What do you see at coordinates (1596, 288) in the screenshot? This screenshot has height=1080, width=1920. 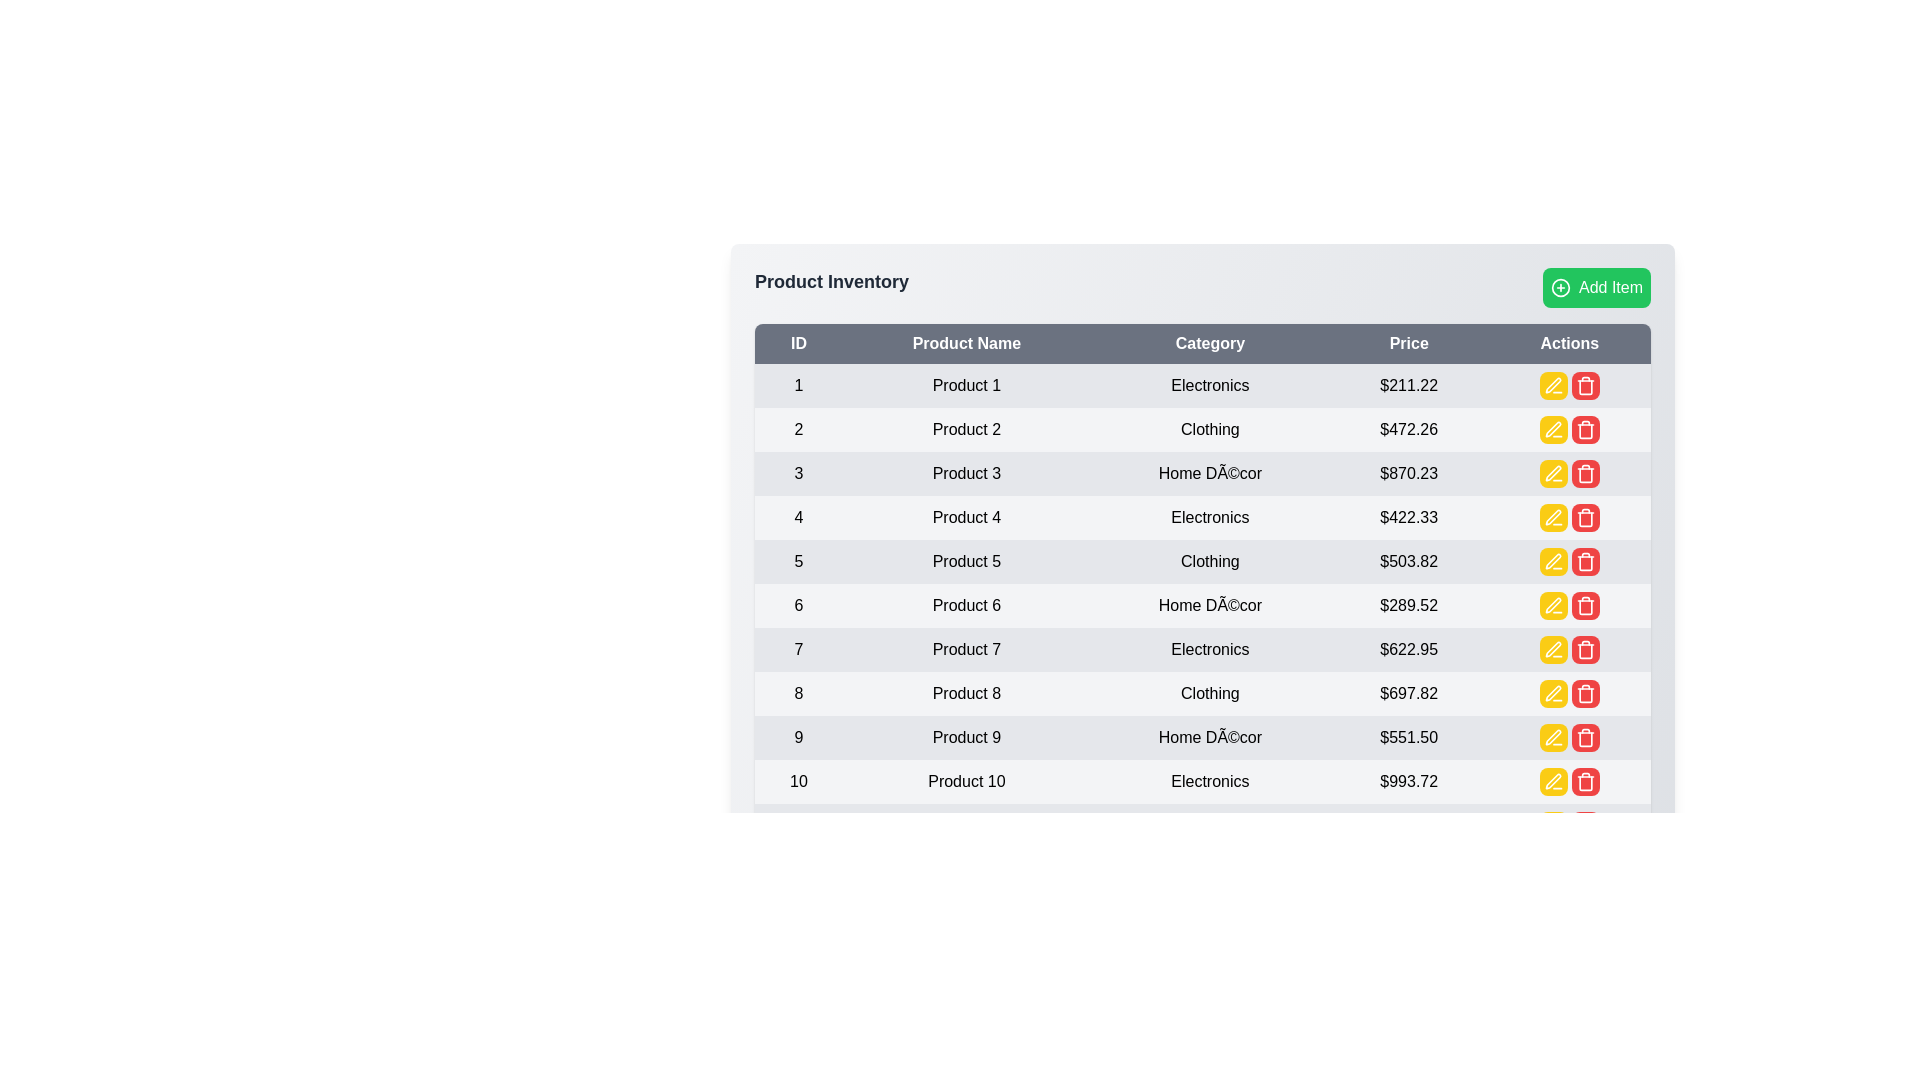 I see `the 'Add Item' button to initiate adding a new product` at bounding box center [1596, 288].